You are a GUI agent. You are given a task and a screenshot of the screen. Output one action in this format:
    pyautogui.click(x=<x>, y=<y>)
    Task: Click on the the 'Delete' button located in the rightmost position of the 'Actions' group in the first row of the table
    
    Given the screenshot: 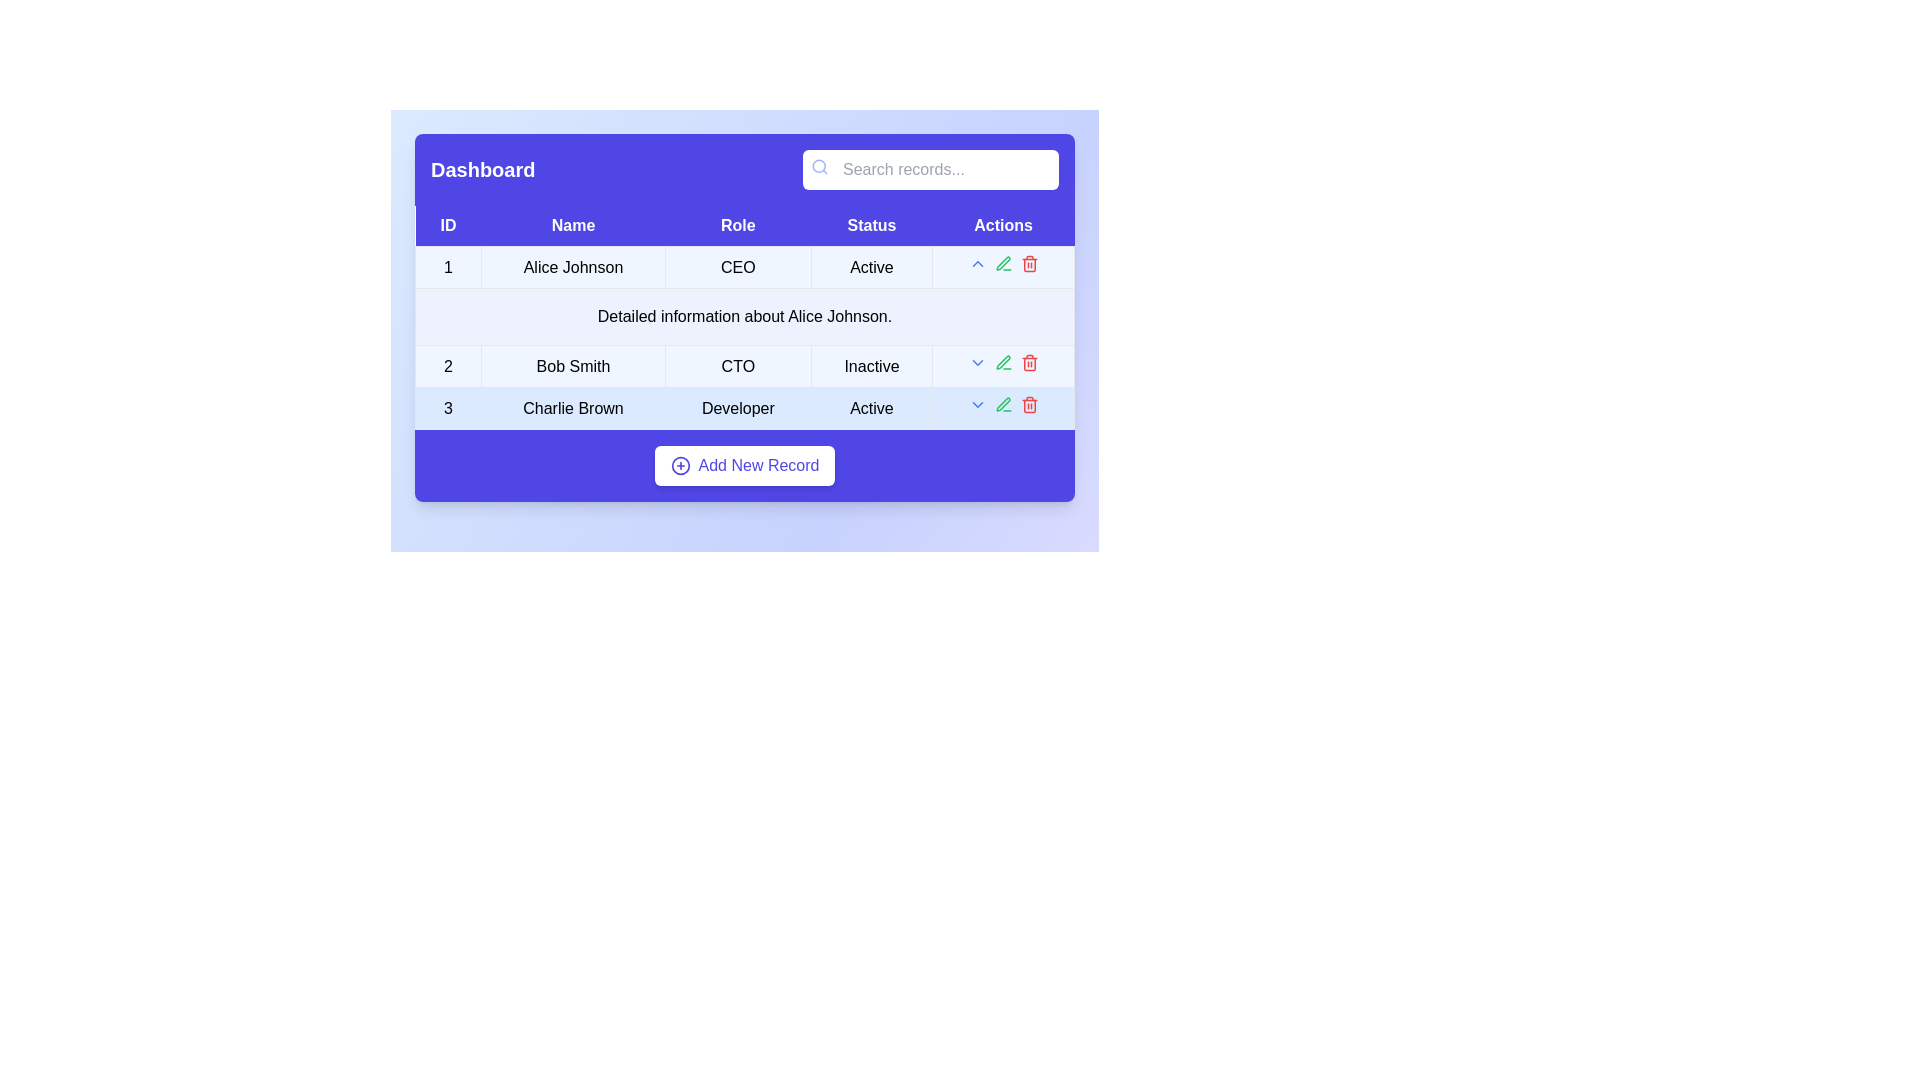 What is the action you would take?
    pyautogui.click(x=1029, y=262)
    